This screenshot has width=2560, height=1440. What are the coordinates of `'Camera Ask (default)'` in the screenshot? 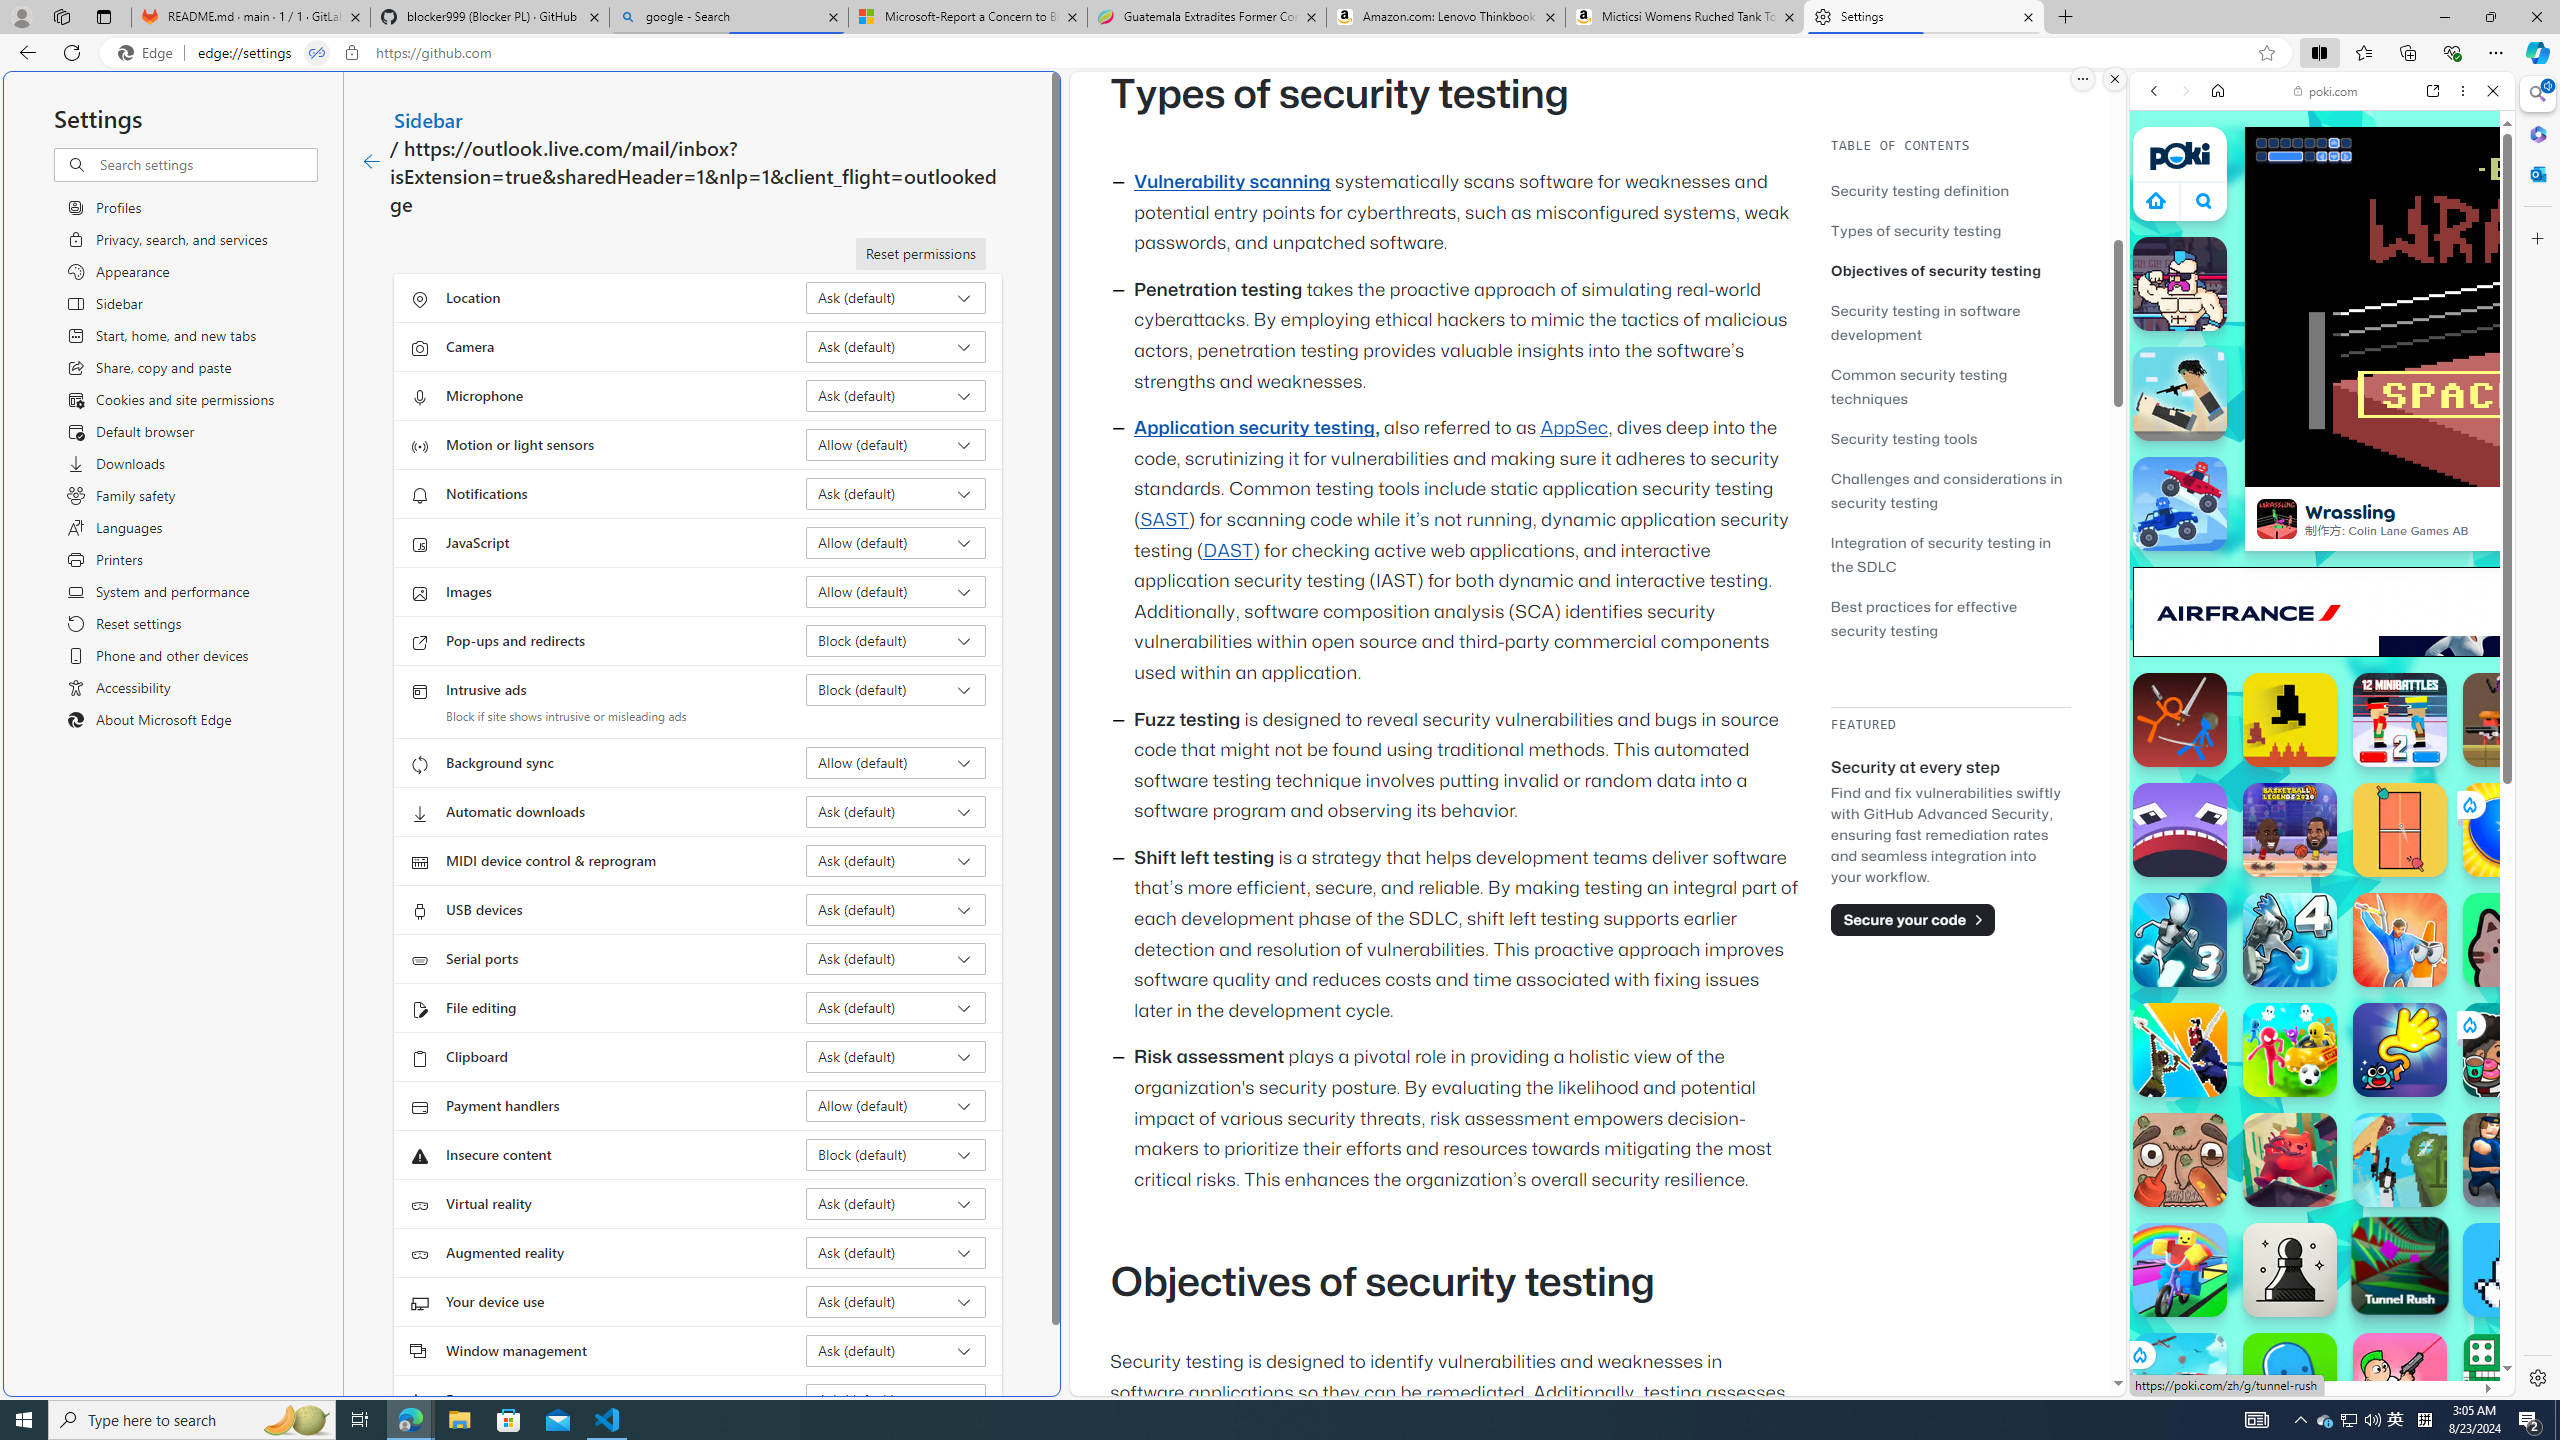 It's located at (896, 346).